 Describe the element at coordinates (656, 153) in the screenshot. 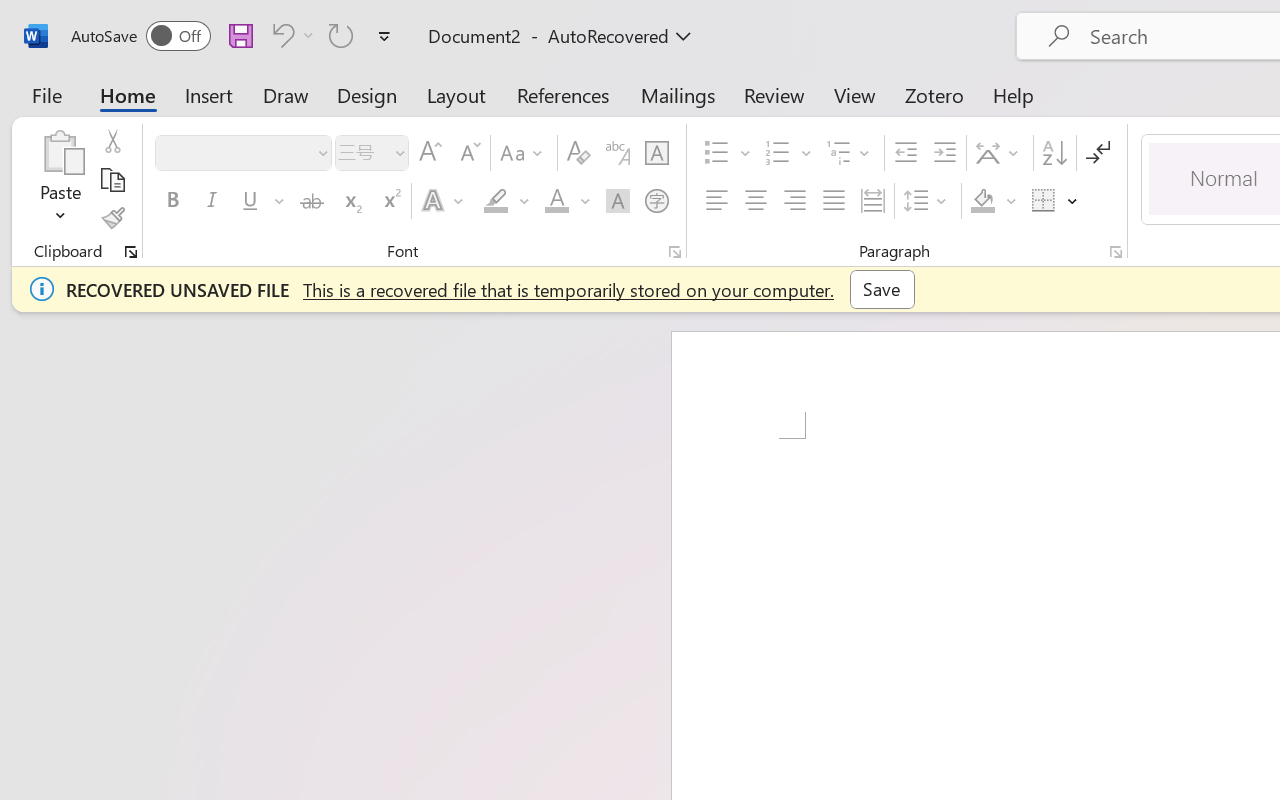

I see `'Character Border'` at that location.